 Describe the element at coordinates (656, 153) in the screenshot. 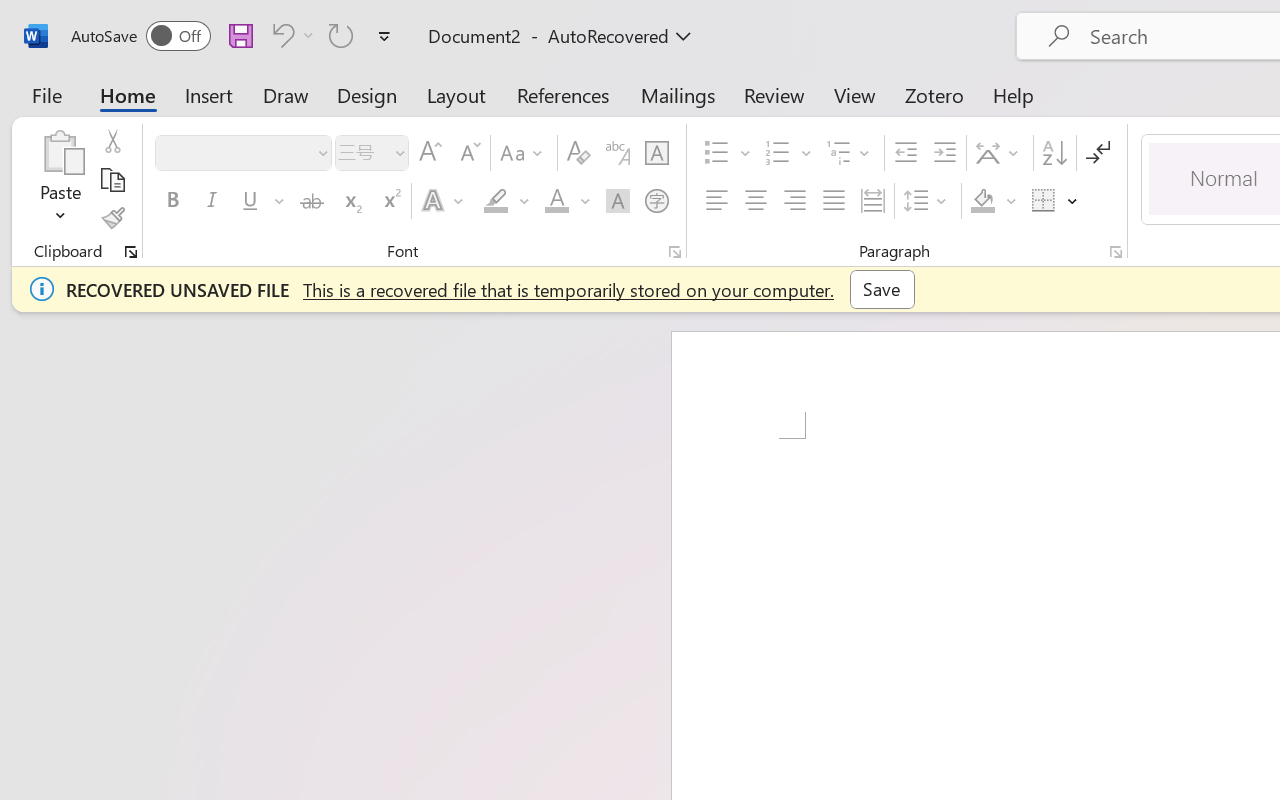

I see `'Character Border'` at that location.